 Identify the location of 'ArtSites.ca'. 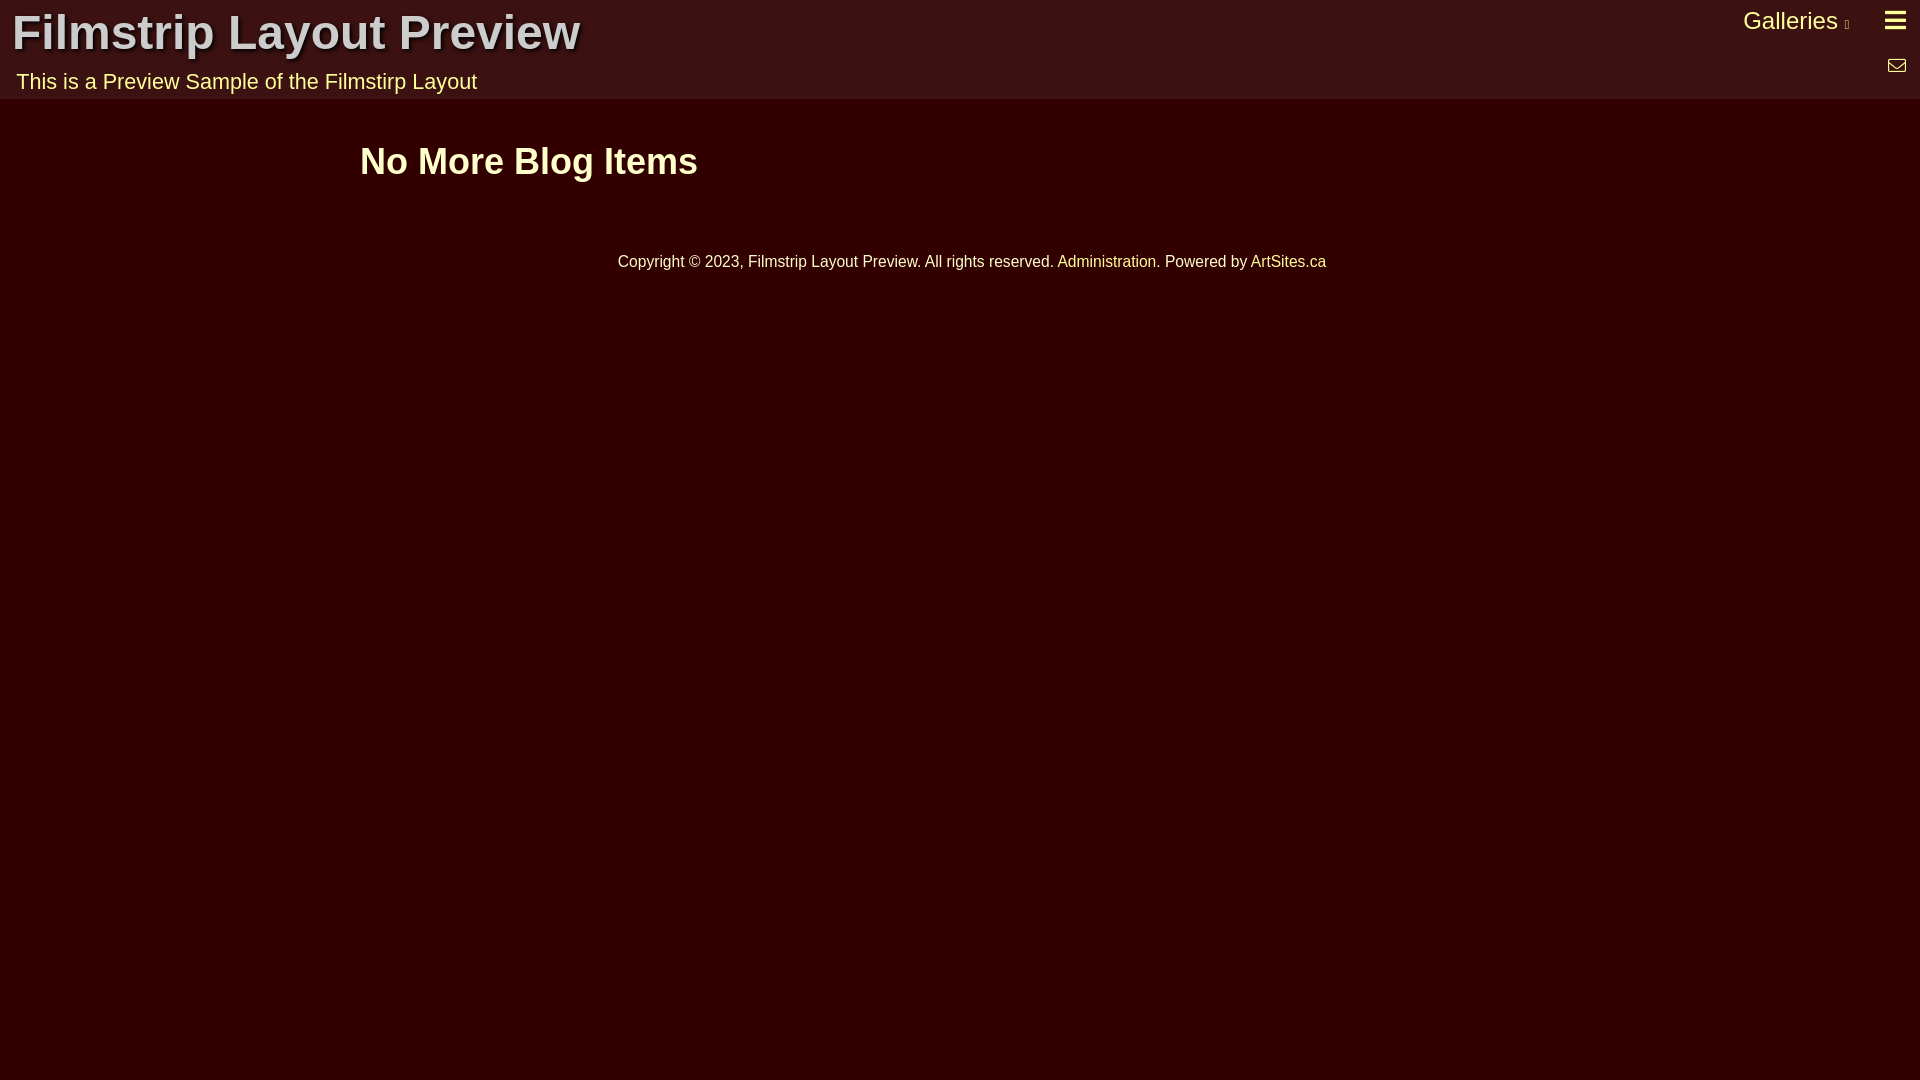
(1250, 260).